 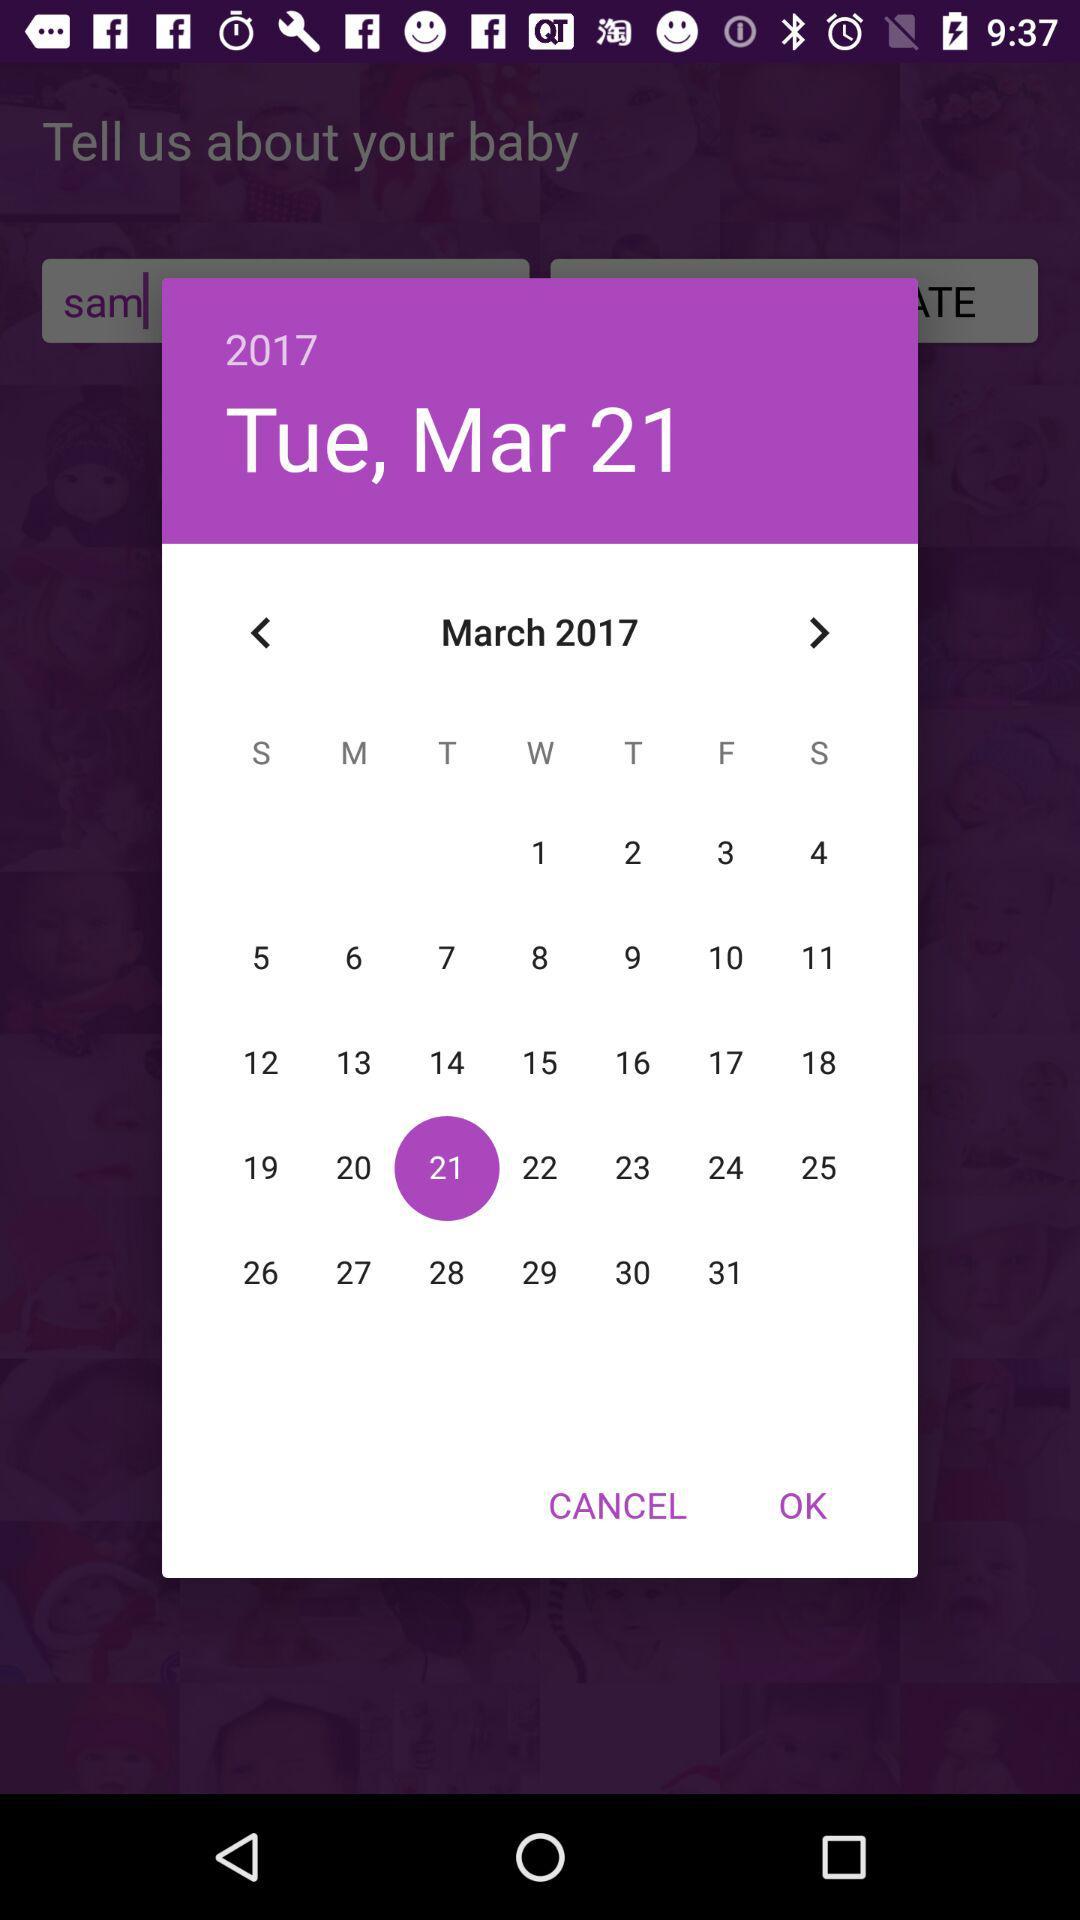 What do you see at coordinates (801, 1504) in the screenshot?
I see `item to the right of the cancel item` at bounding box center [801, 1504].